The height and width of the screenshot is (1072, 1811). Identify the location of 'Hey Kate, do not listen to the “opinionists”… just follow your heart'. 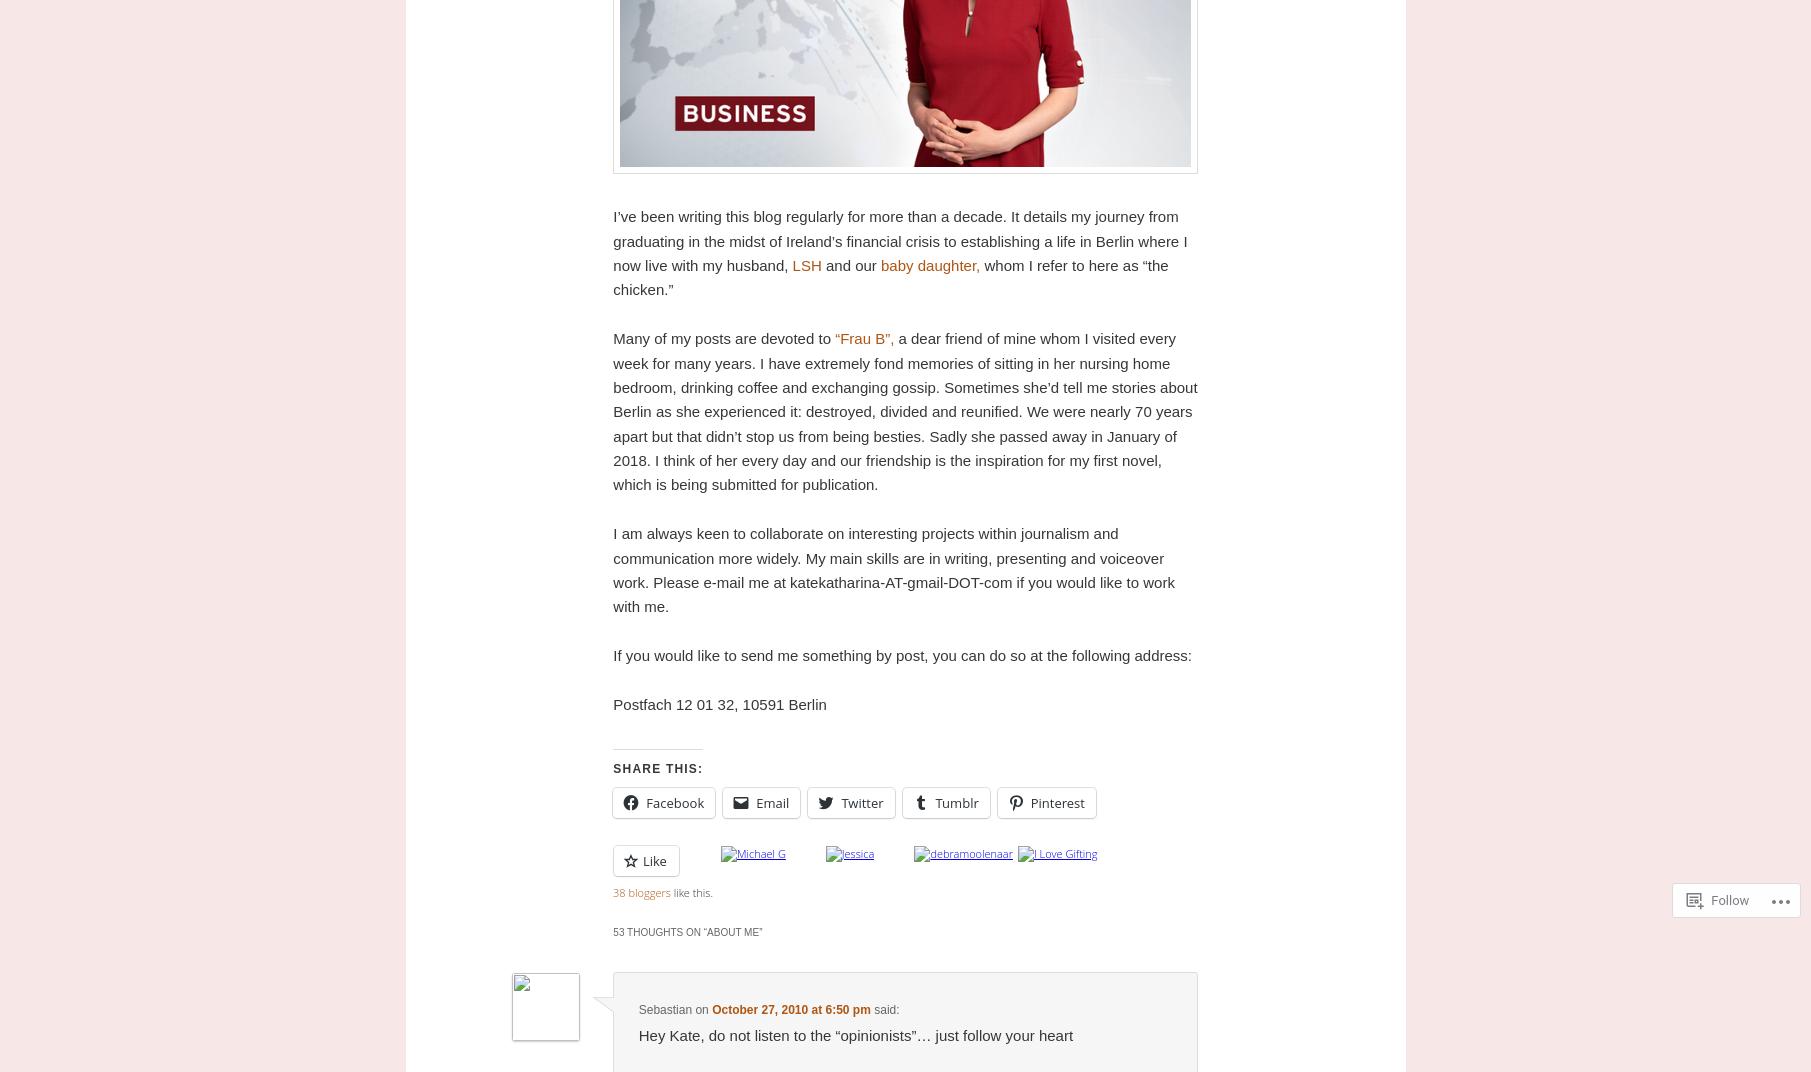
(855, 1034).